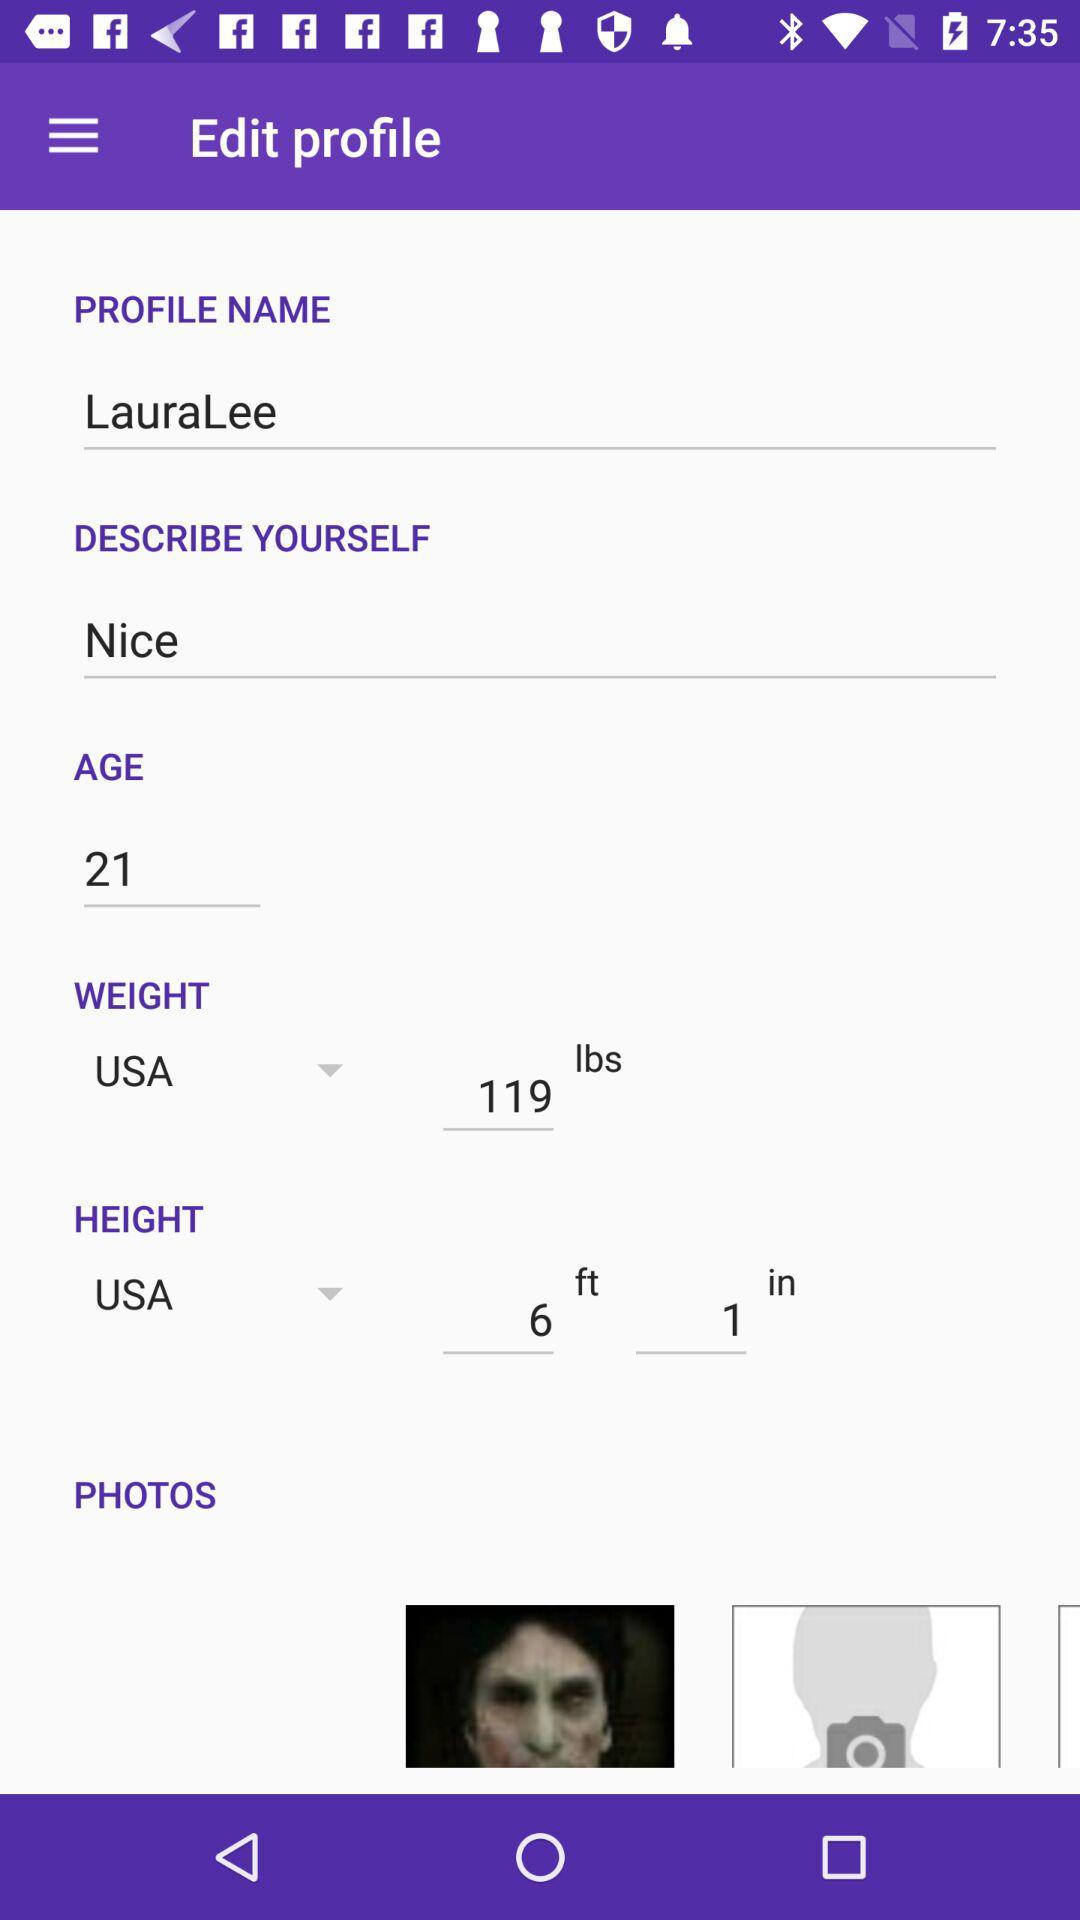  I want to click on item above the profile name item, so click(72, 135).